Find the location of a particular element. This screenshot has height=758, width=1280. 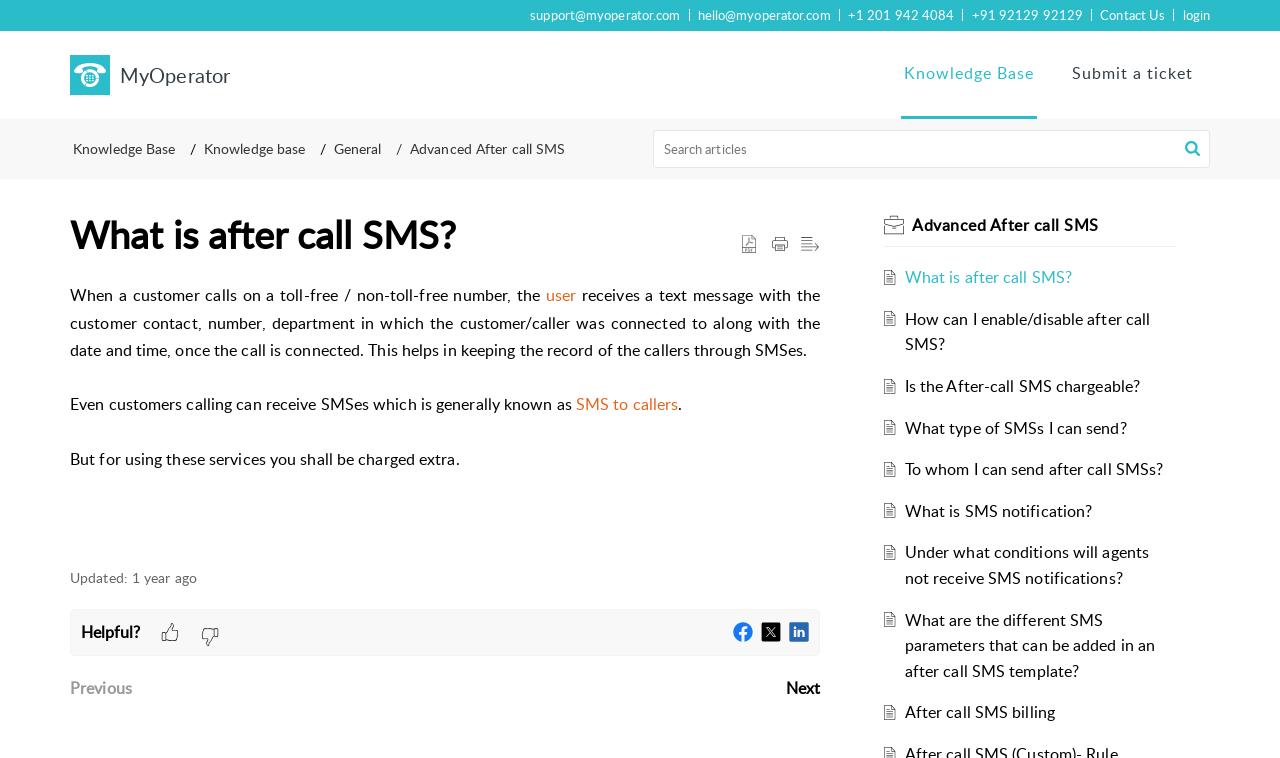

'+1 201 942 4084' is located at coordinates (846, 14).